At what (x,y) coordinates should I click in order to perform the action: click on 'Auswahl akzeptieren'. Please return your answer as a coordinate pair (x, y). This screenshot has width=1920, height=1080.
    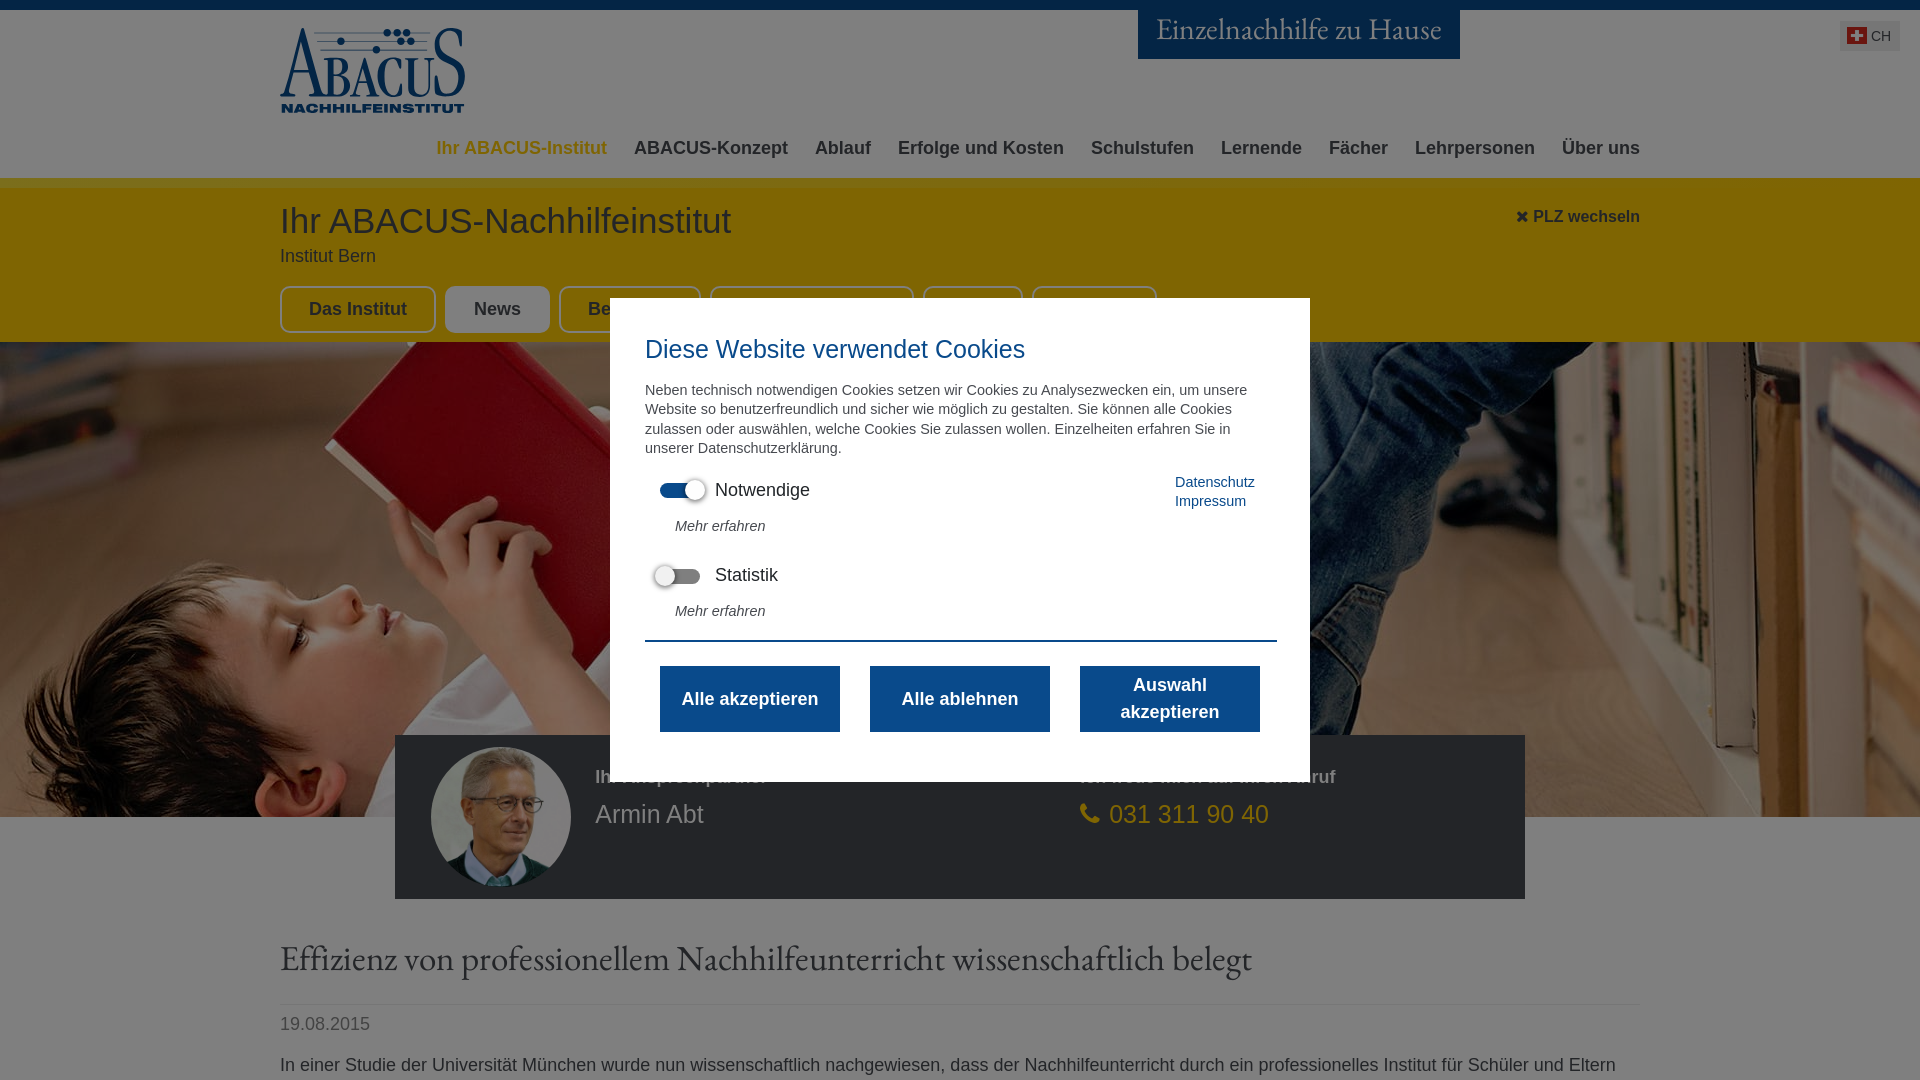
    Looking at the image, I should click on (1170, 697).